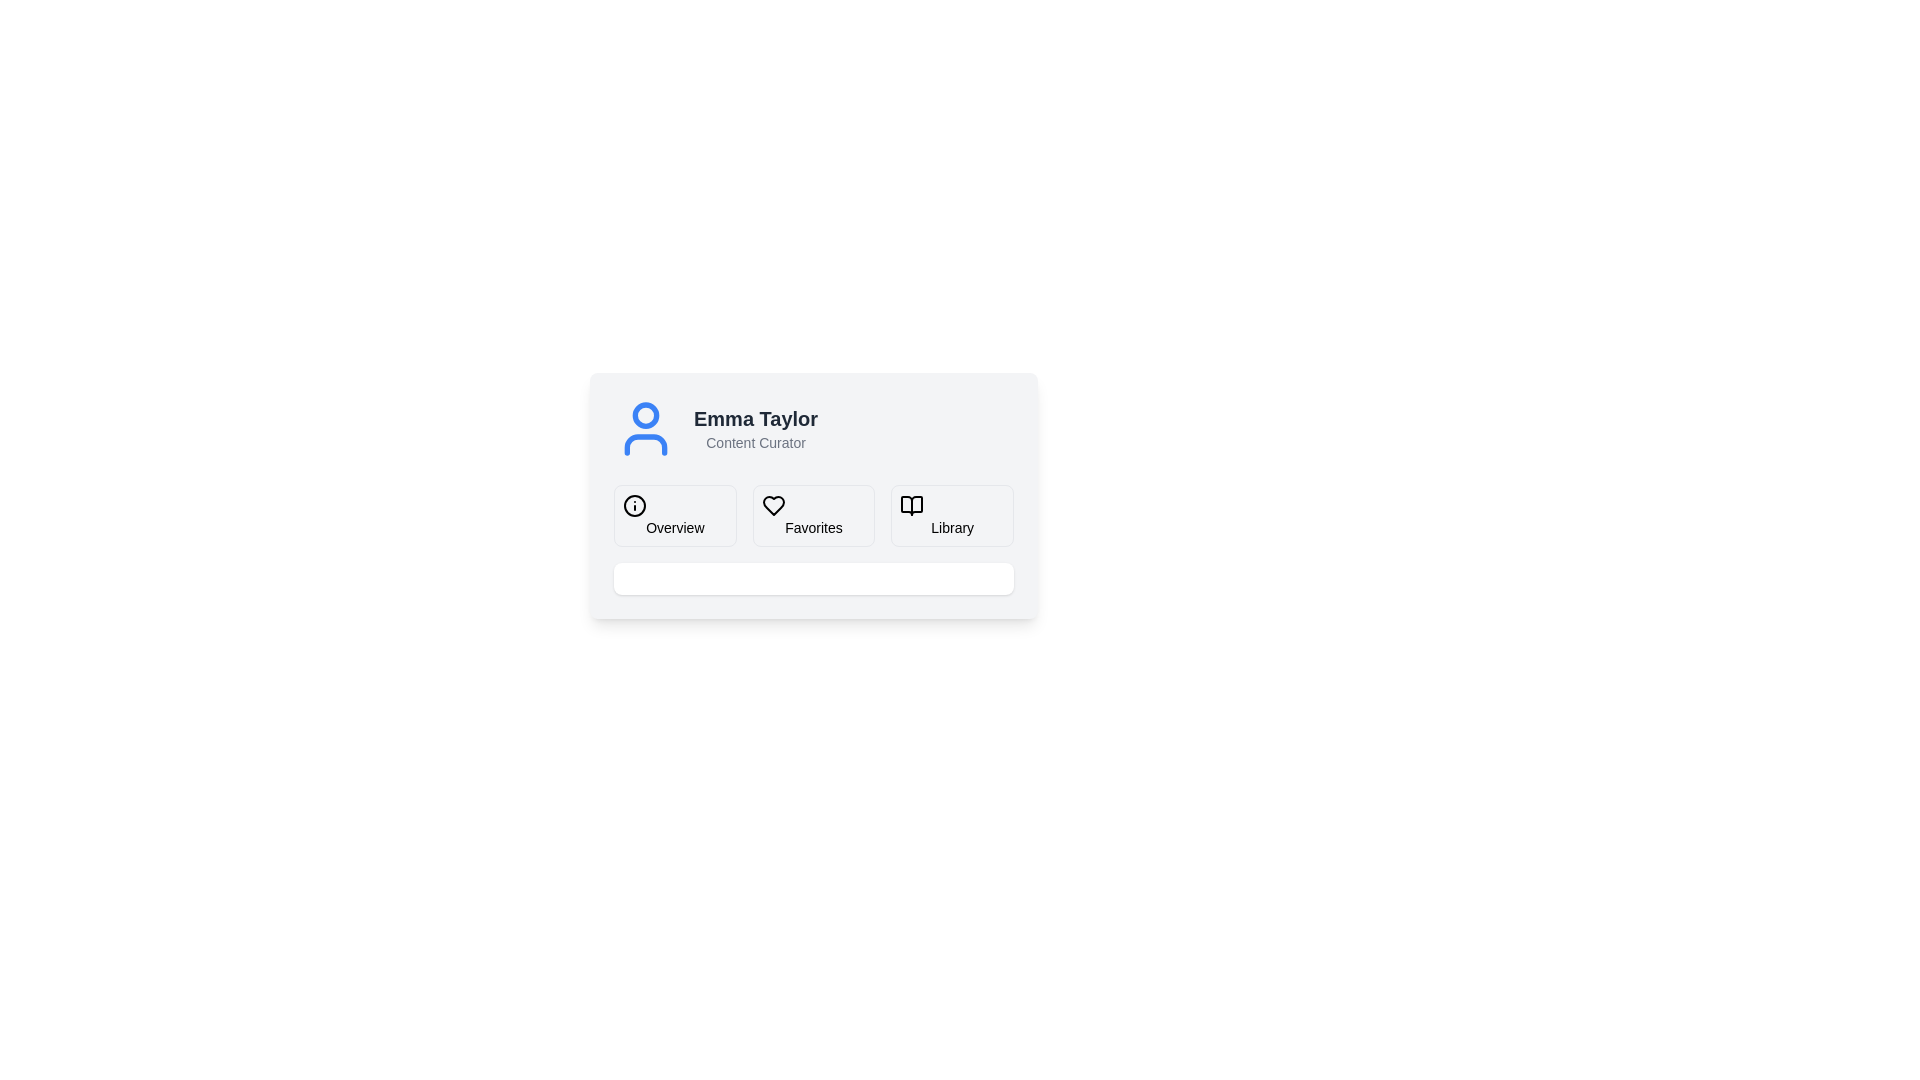 The height and width of the screenshot is (1080, 1920). I want to click on the decorative graphic element of the user profile icon, which resembles a simplified human torso, located above the text labels 'Emma Taylor' and 'Content Curator', so click(646, 443).